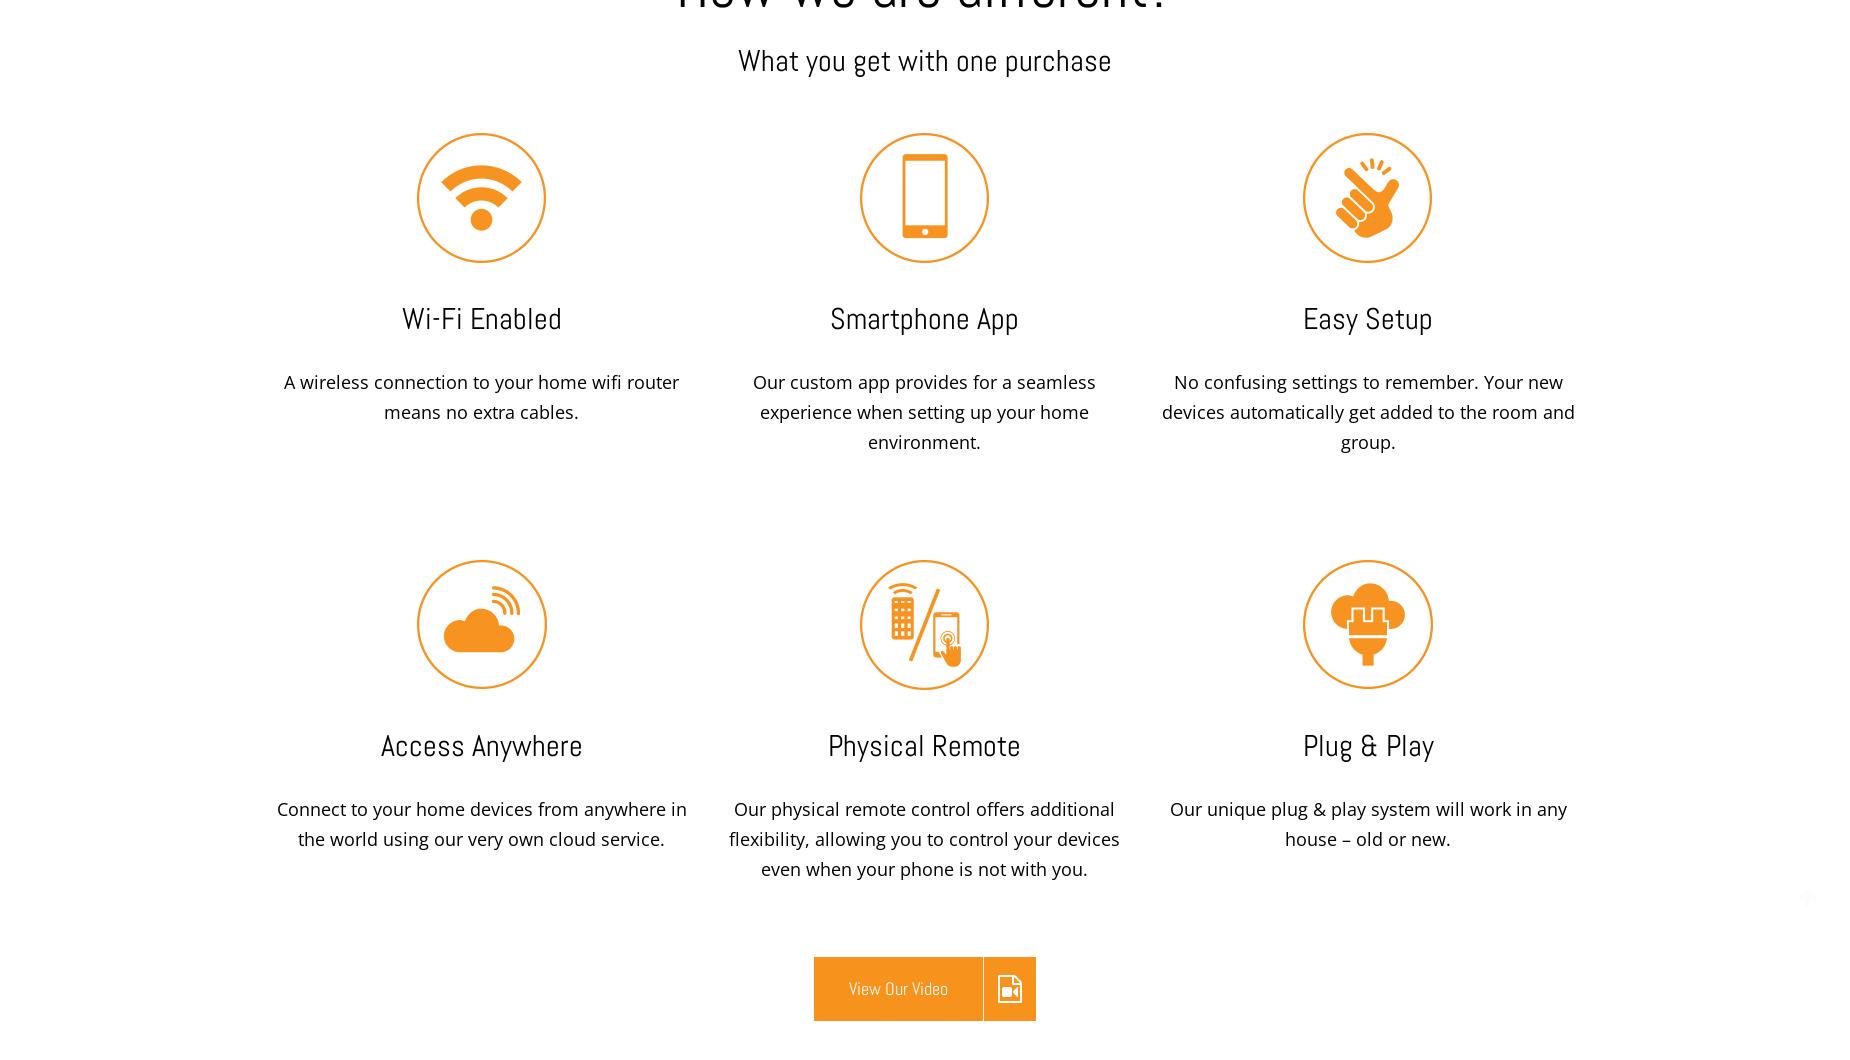  I want to click on 'Access Anywhere', so click(481, 745).